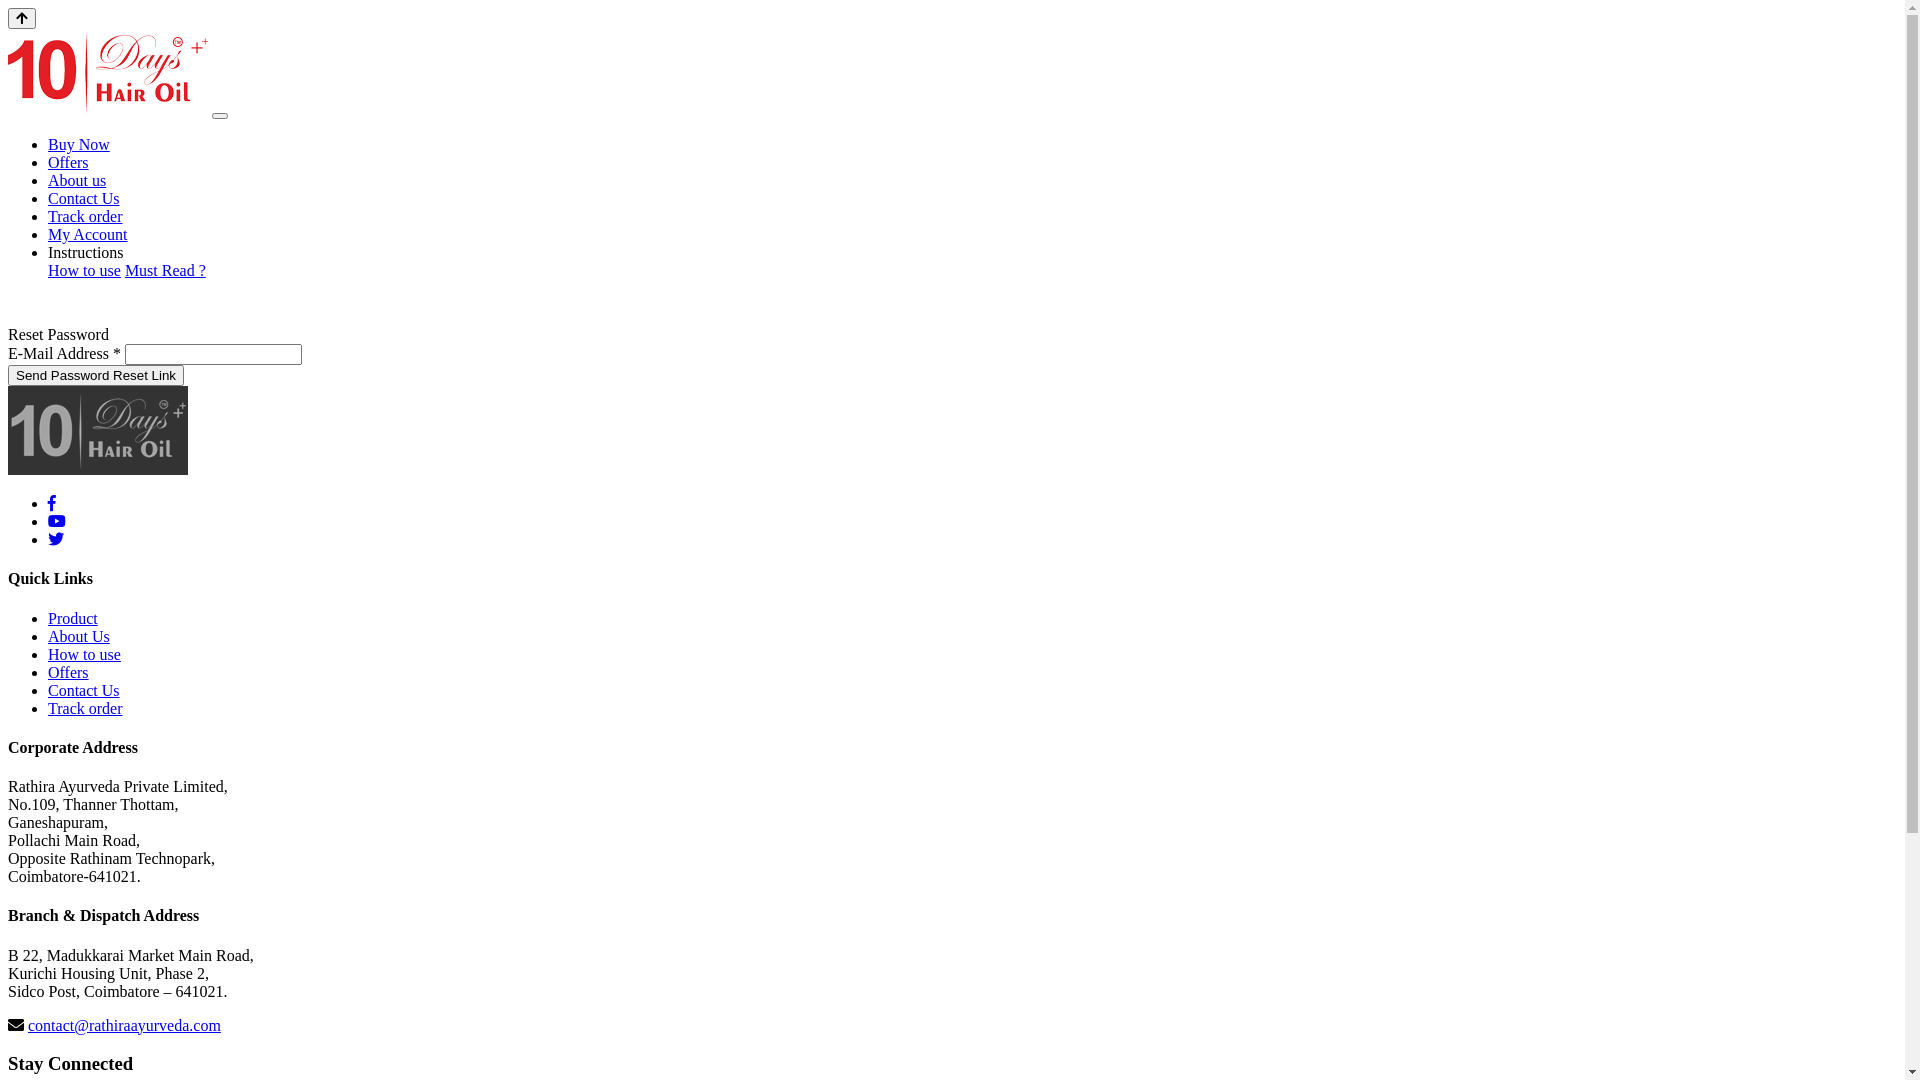 This screenshot has width=1920, height=1080. What do you see at coordinates (78, 143) in the screenshot?
I see `'Buy Now` at bounding box center [78, 143].